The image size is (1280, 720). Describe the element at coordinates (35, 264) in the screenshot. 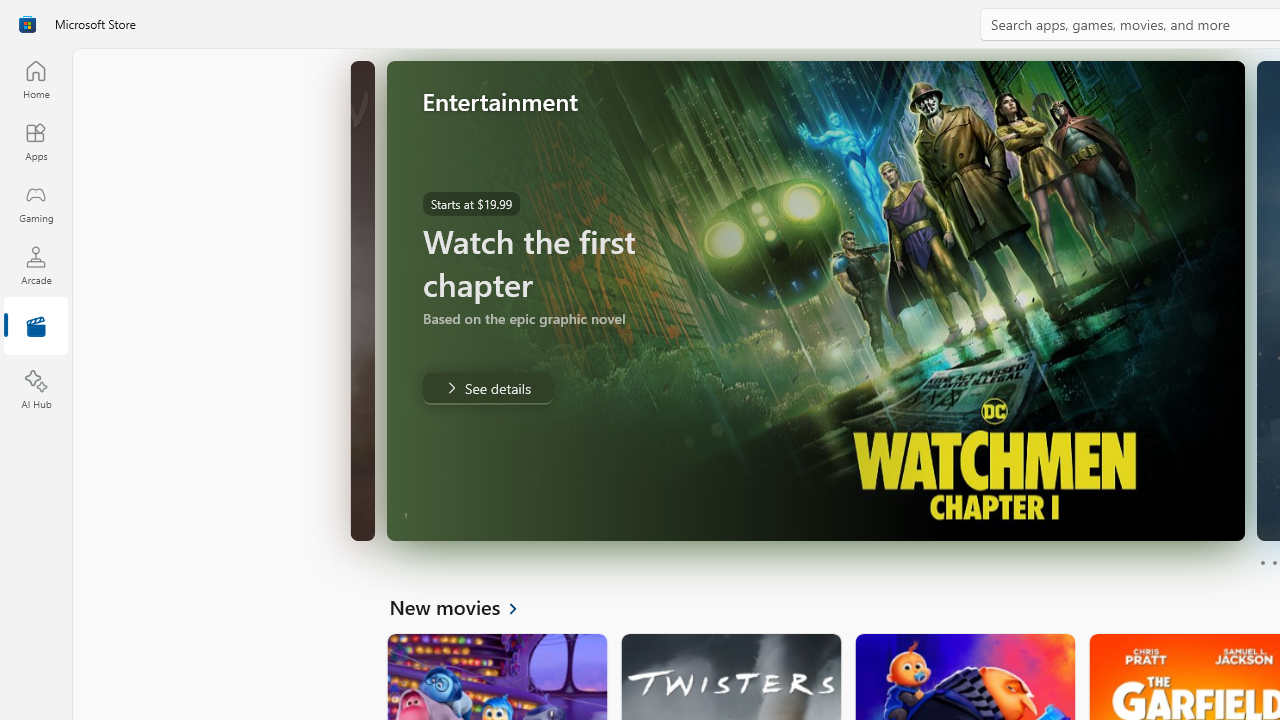

I see `'Arcade'` at that location.